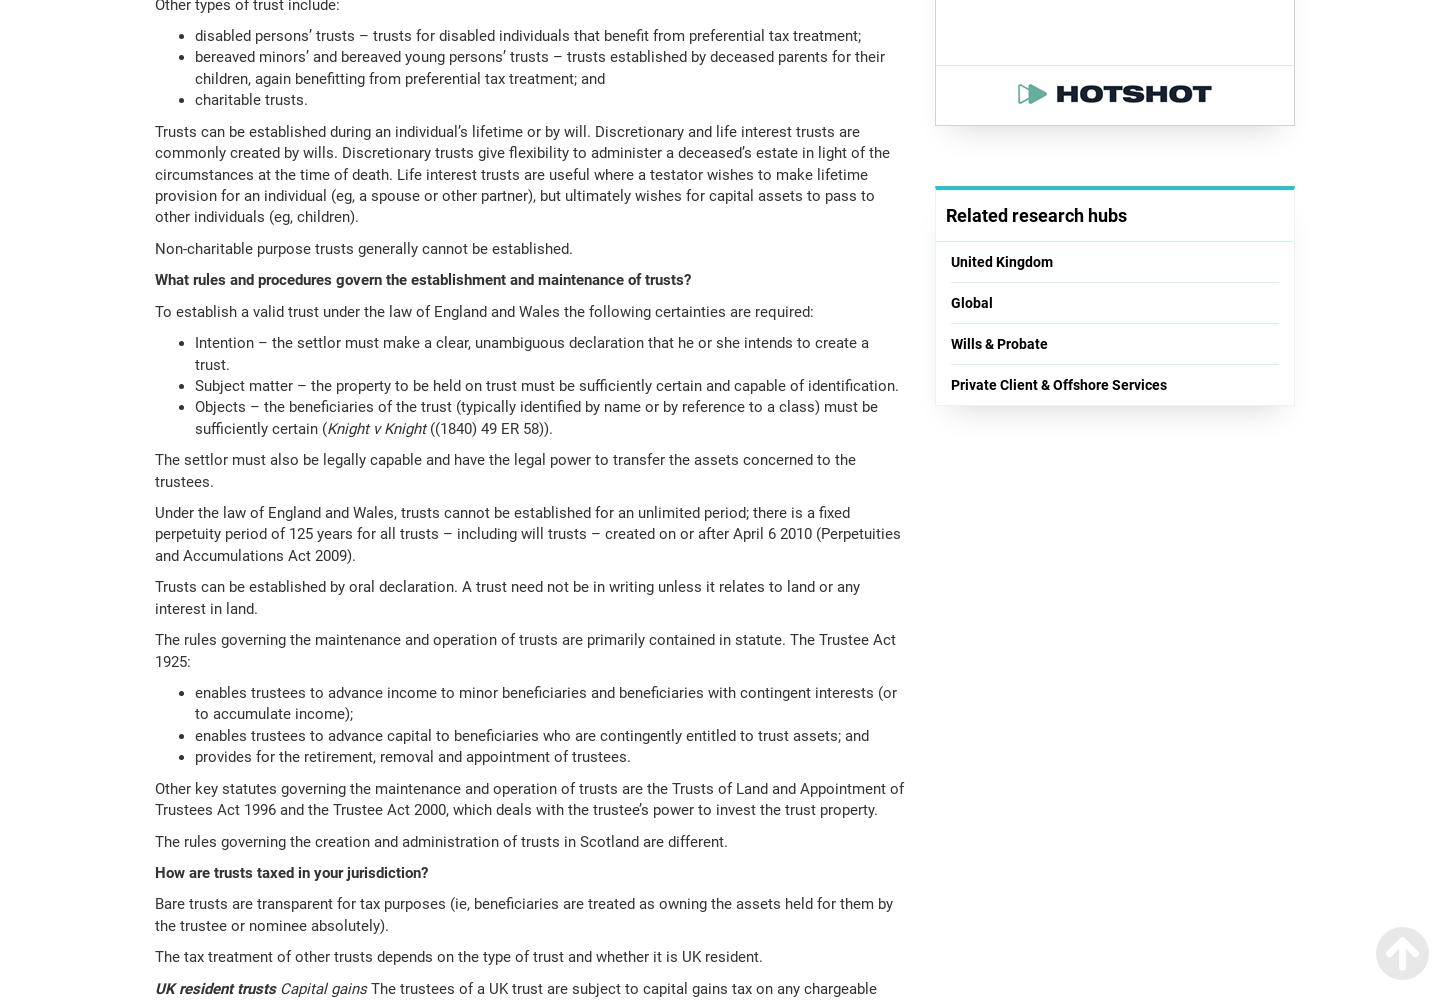 The height and width of the screenshot is (1001, 1450). What do you see at coordinates (440, 840) in the screenshot?
I see `'The rules governing the creation and administration of trusts in Scotland are different.'` at bounding box center [440, 840].